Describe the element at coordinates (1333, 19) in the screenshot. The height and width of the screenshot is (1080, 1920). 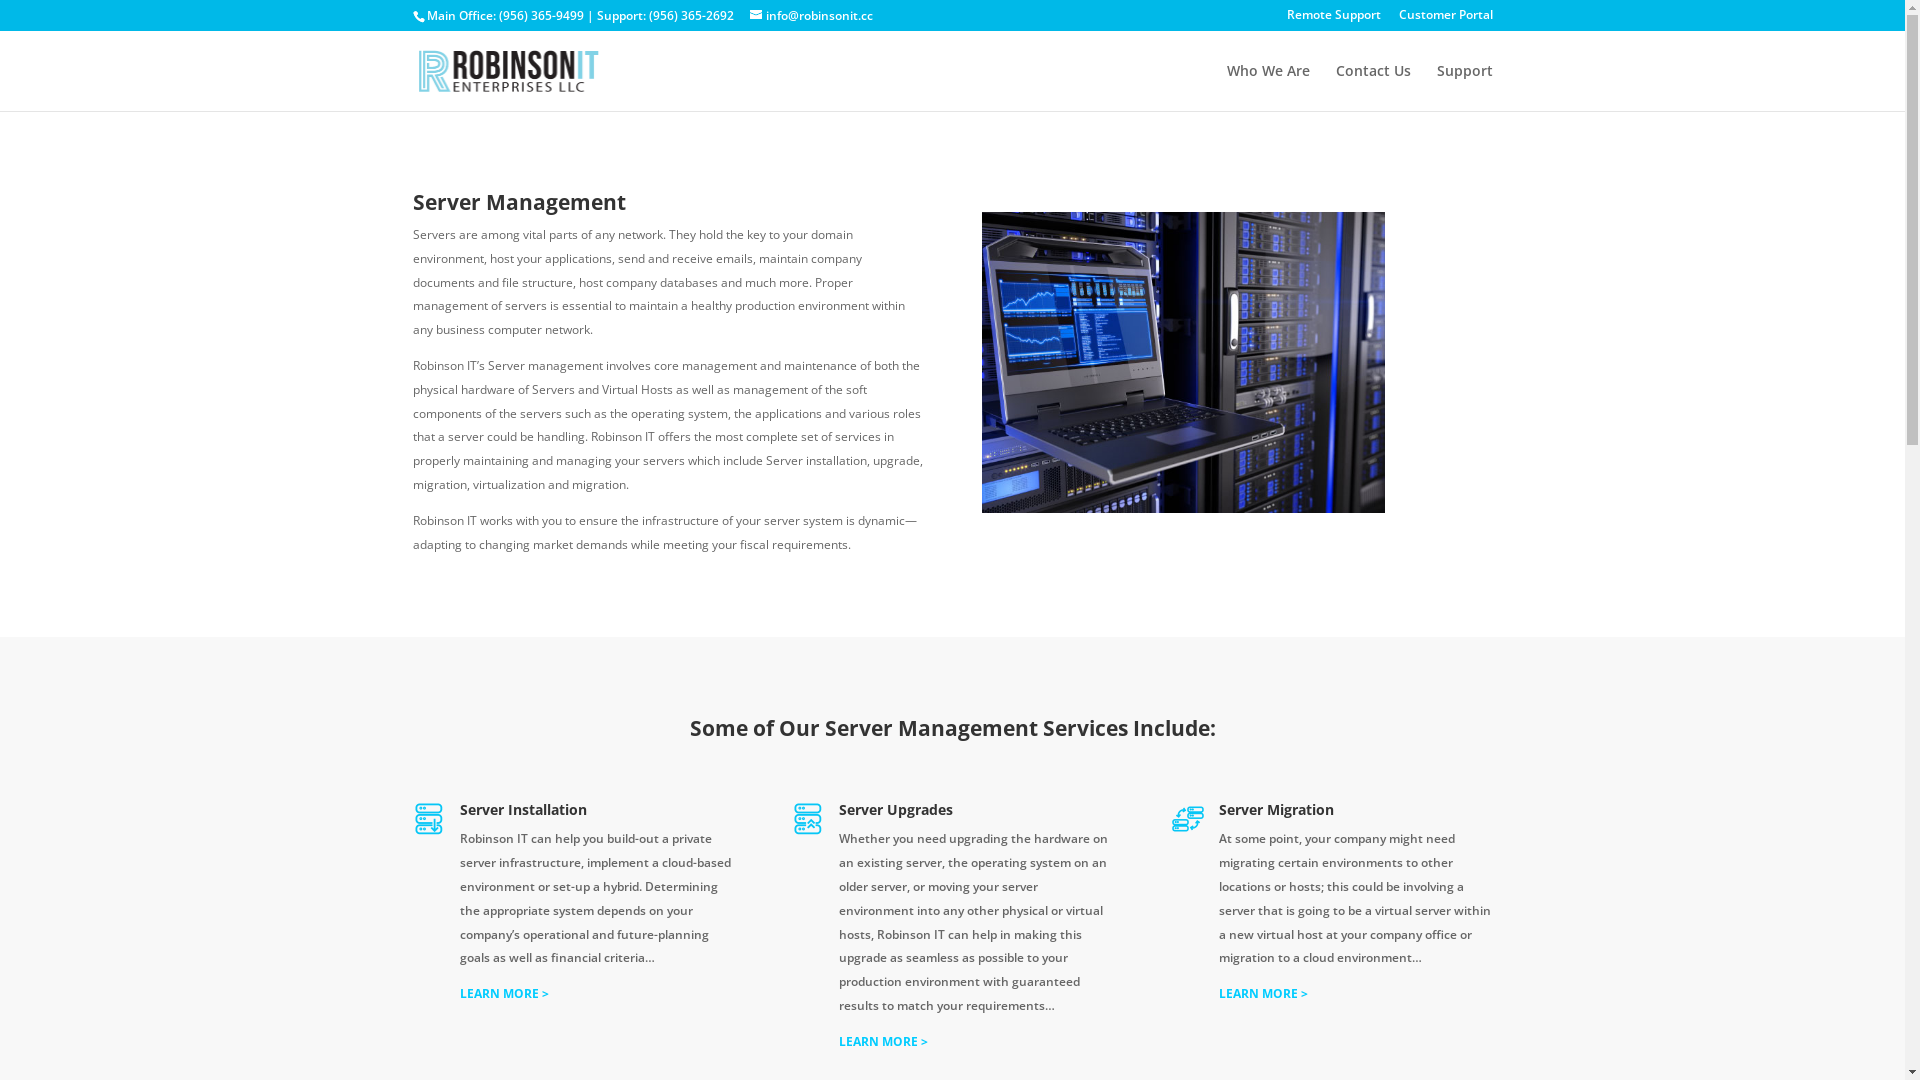
I see `'Remote Support'` at that location.